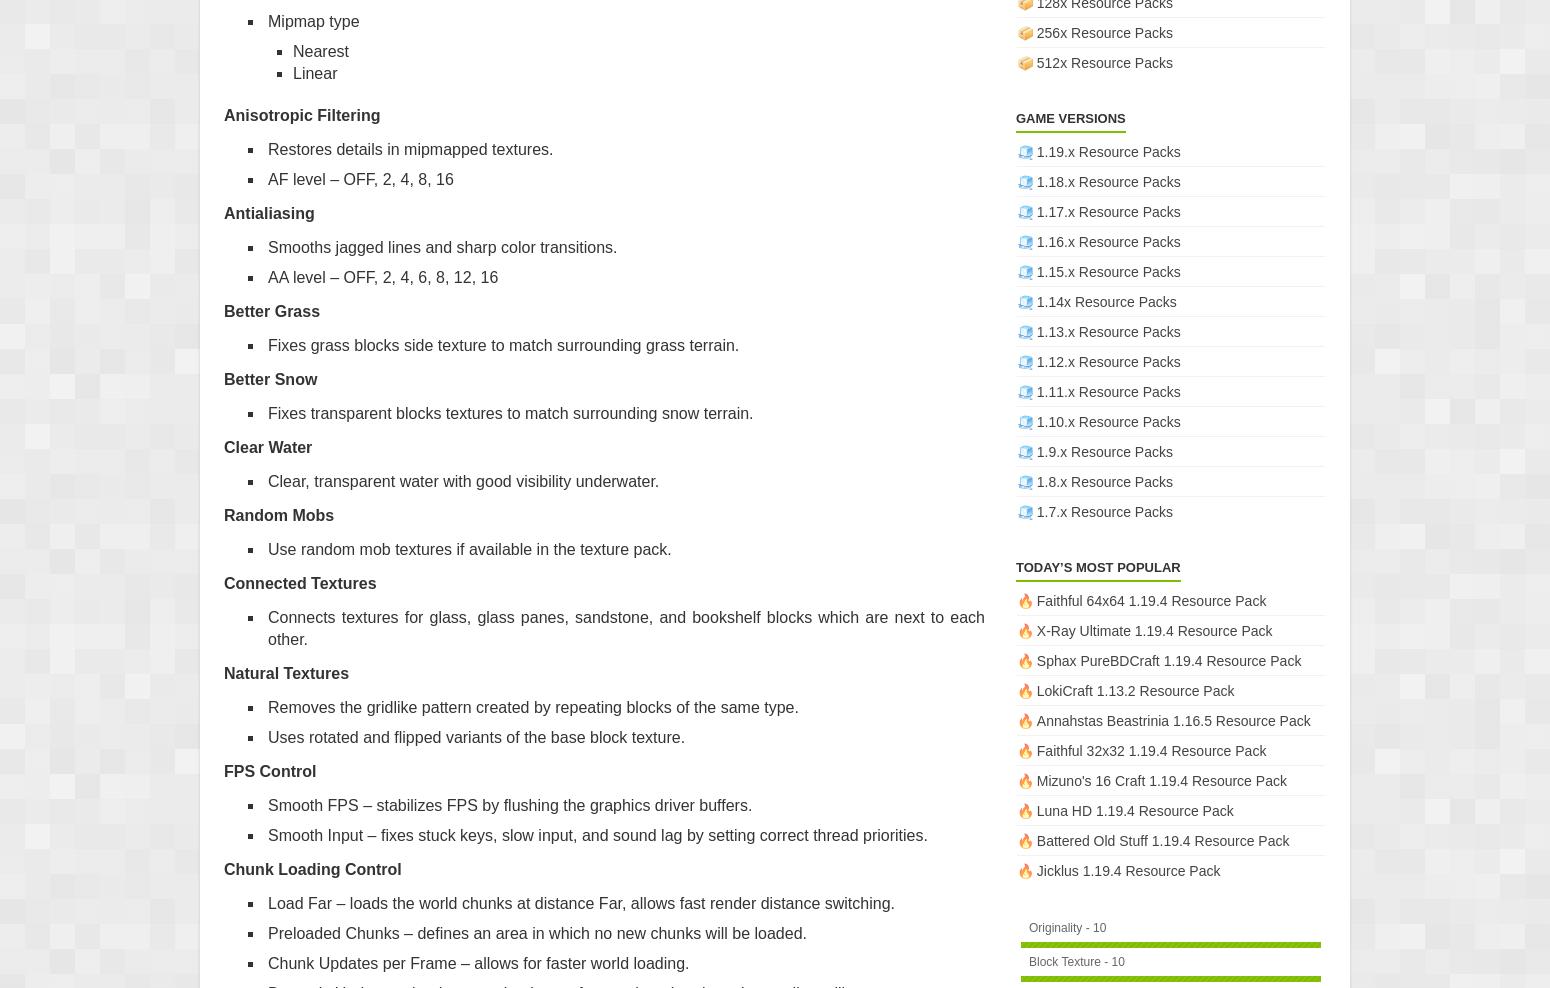 This screenshot has height=988, width=1550. Describe the element at coordinates (267, 275) in the screenshot. I see `'AA level – OFF, 2, 4, 6, 8, 12, 16'` at that location.